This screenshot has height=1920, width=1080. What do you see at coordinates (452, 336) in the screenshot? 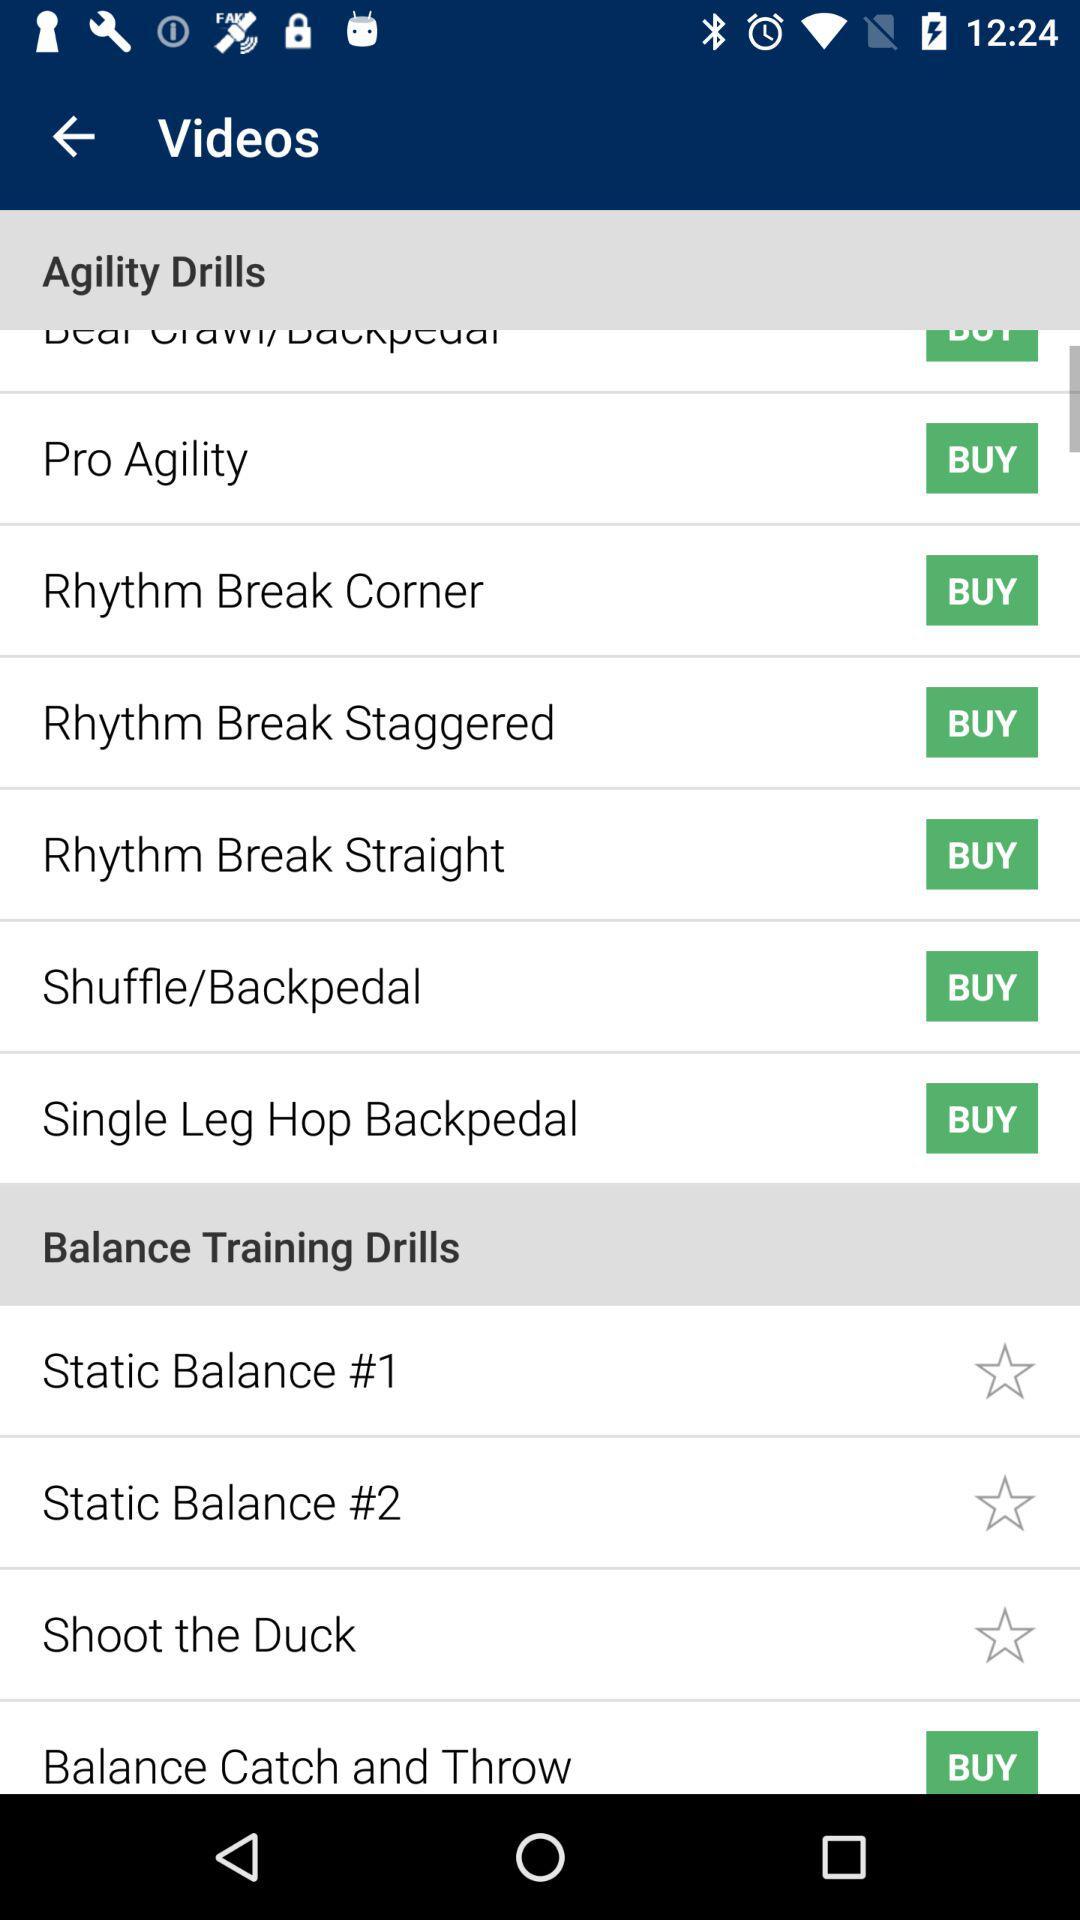
I see `the item below agility drills icon` at bounding box center [452, 336].